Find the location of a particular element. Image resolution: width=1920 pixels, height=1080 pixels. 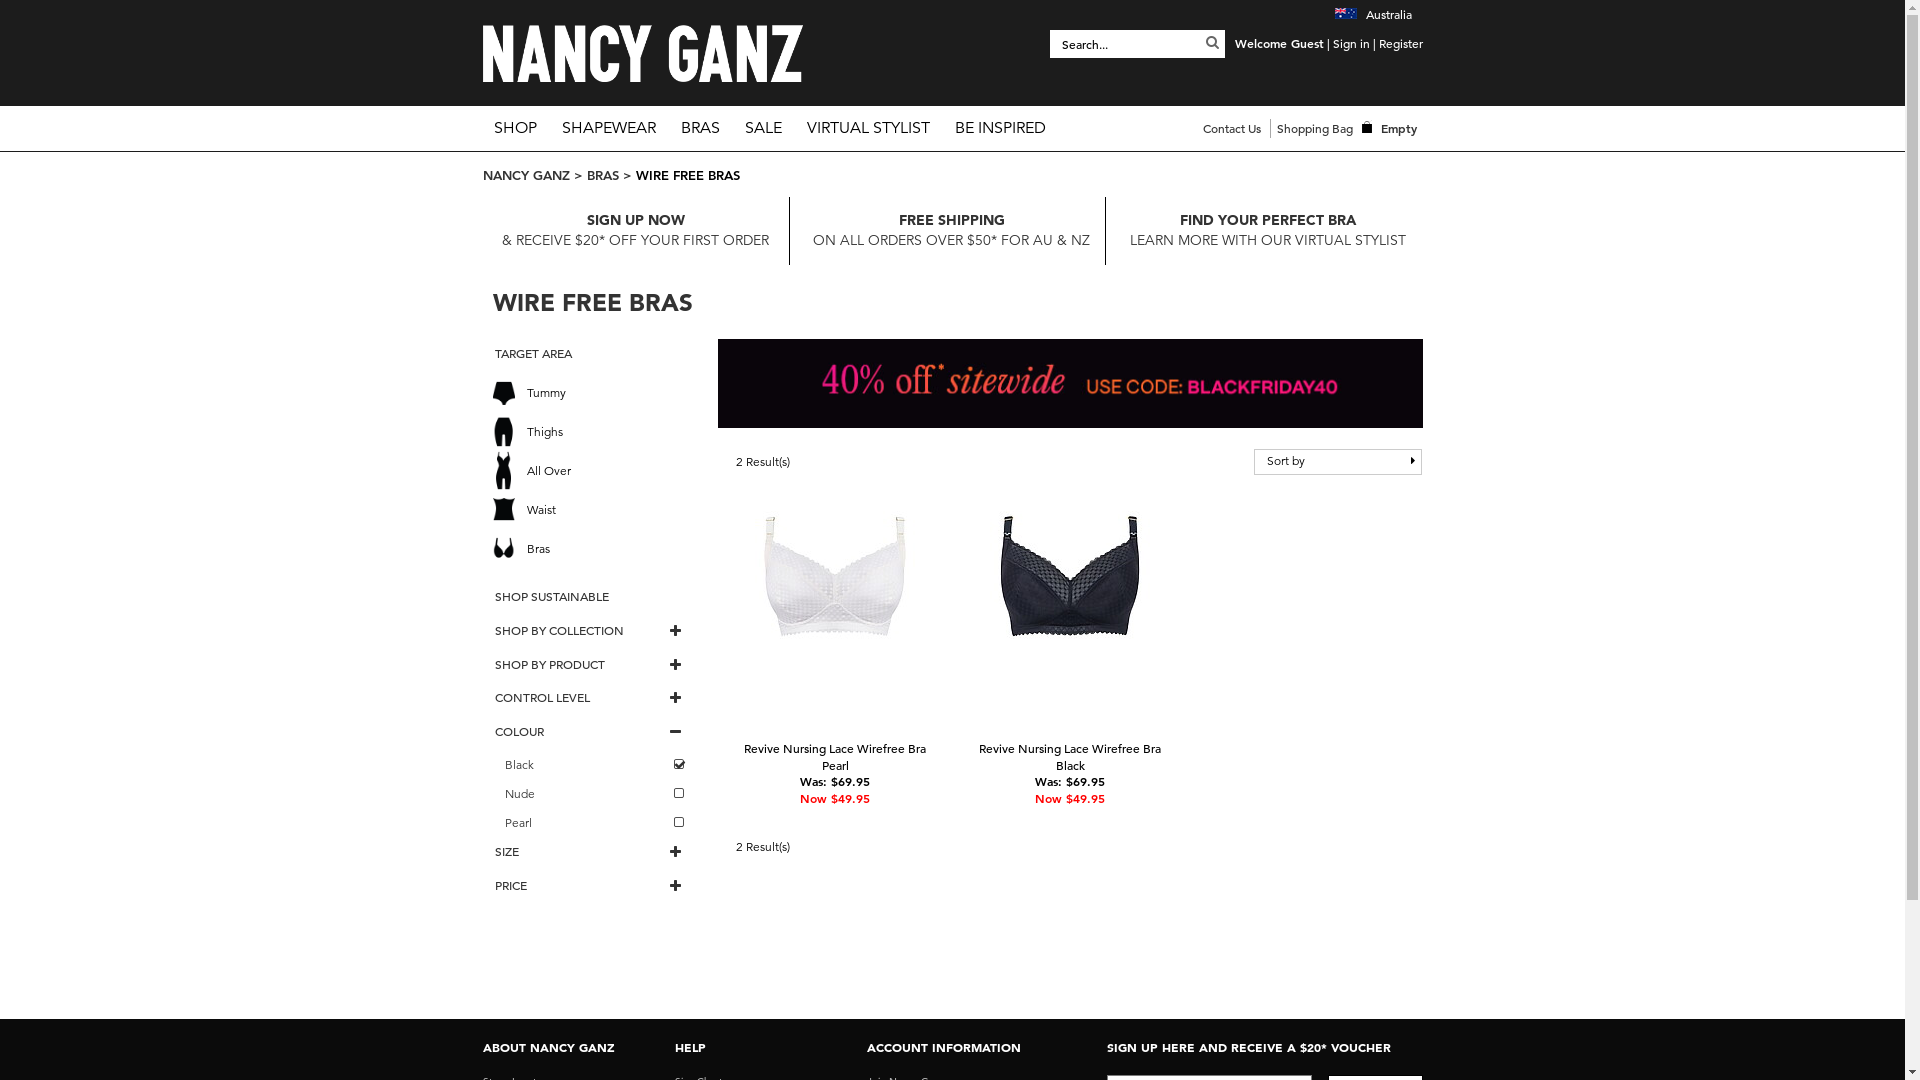

'Waist' is located at coordinates (593, 508).